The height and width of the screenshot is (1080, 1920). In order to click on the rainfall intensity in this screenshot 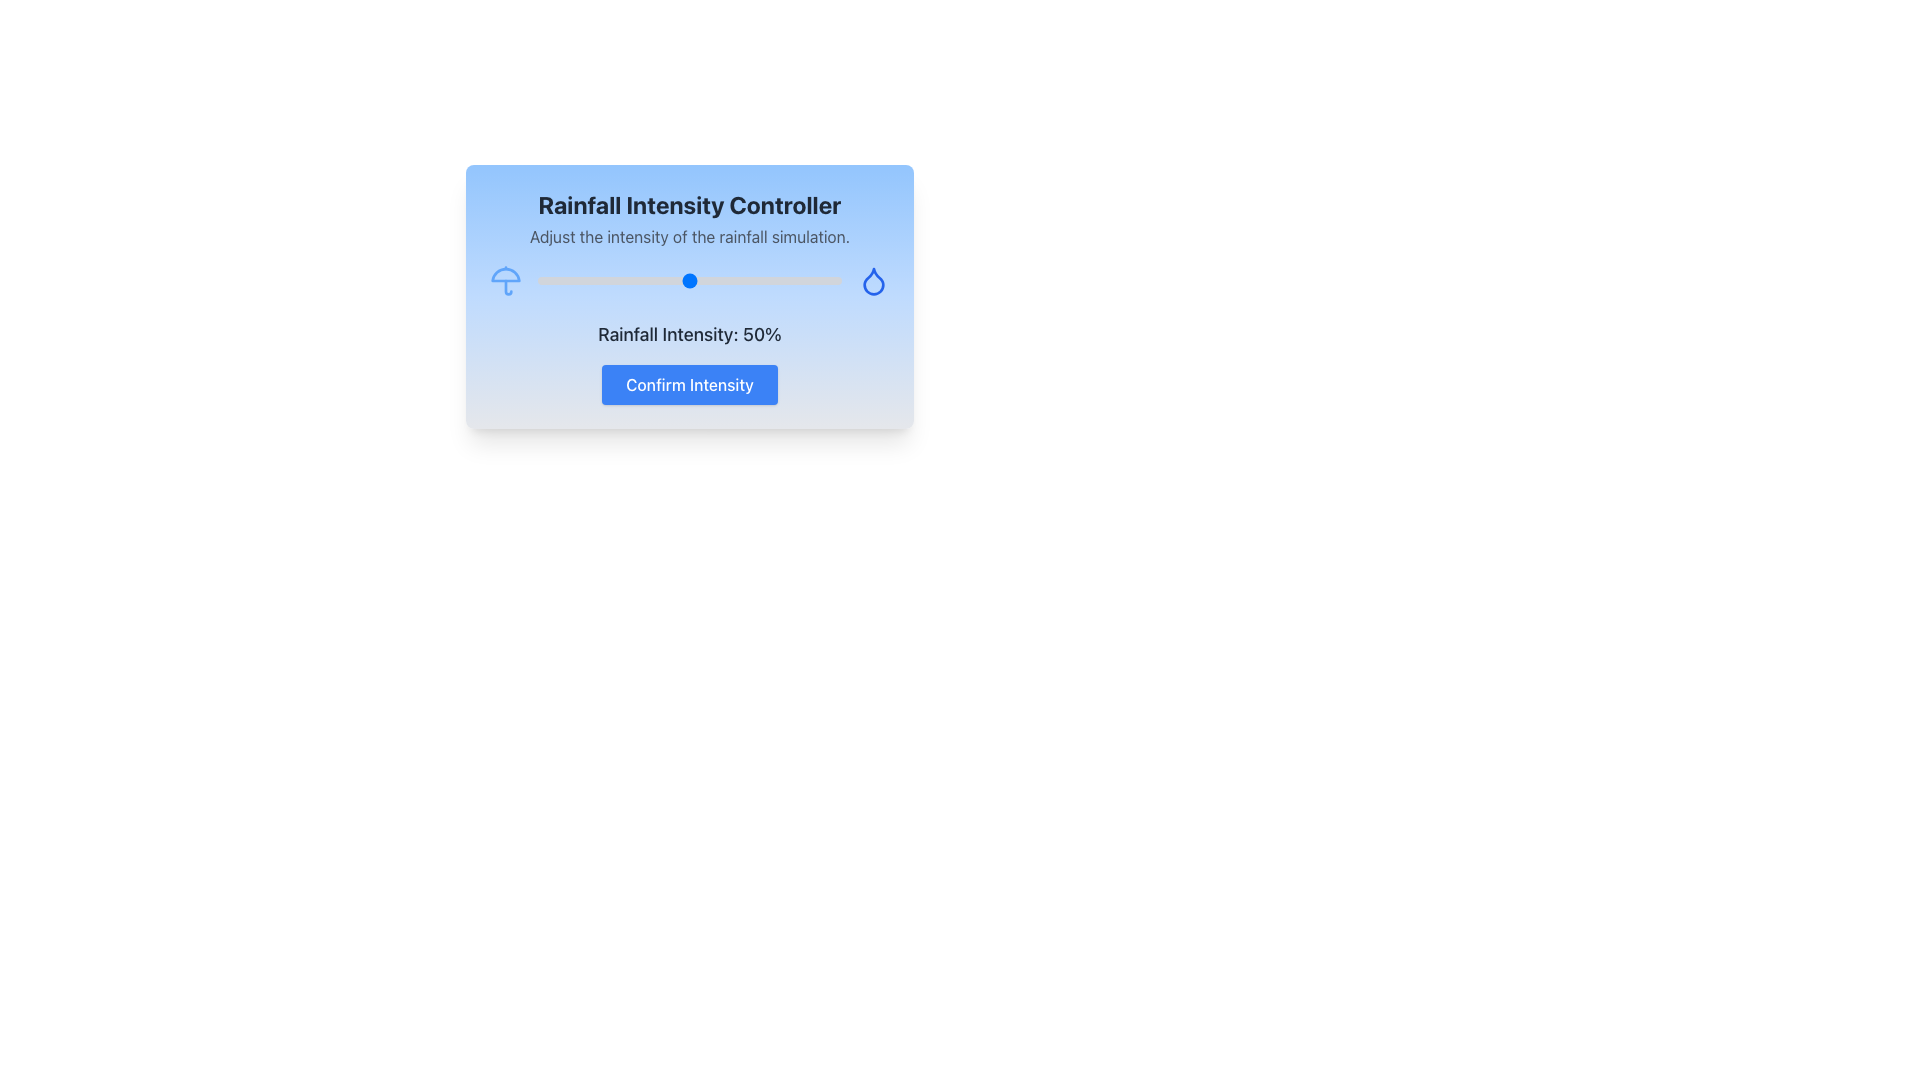, I will do `click(717, 281)`.